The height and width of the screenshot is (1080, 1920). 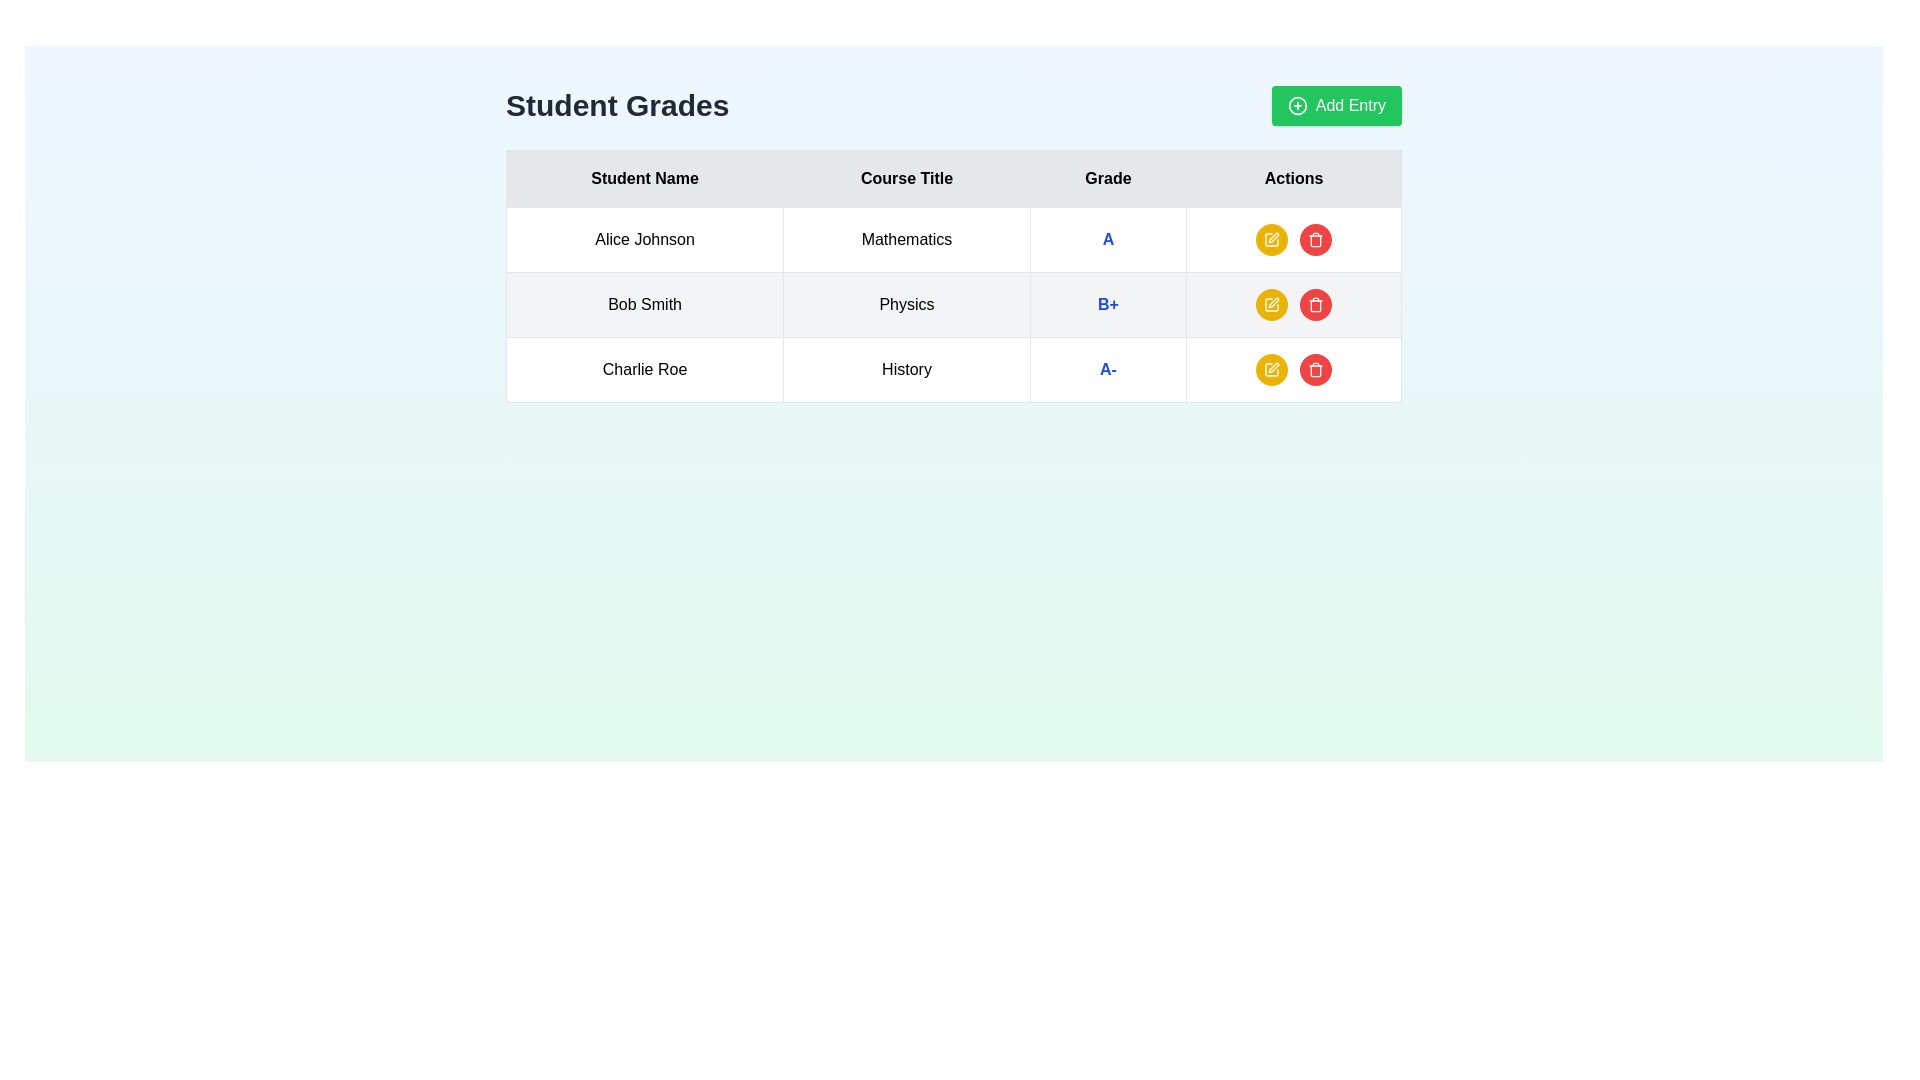 I want to click on the appearance of the ornamental icon component (circle within an SVG) that represents the 'add' action in the button labeled 'Add Entry' located at the top-right corner of the interface, so click(x=1297, y=105).